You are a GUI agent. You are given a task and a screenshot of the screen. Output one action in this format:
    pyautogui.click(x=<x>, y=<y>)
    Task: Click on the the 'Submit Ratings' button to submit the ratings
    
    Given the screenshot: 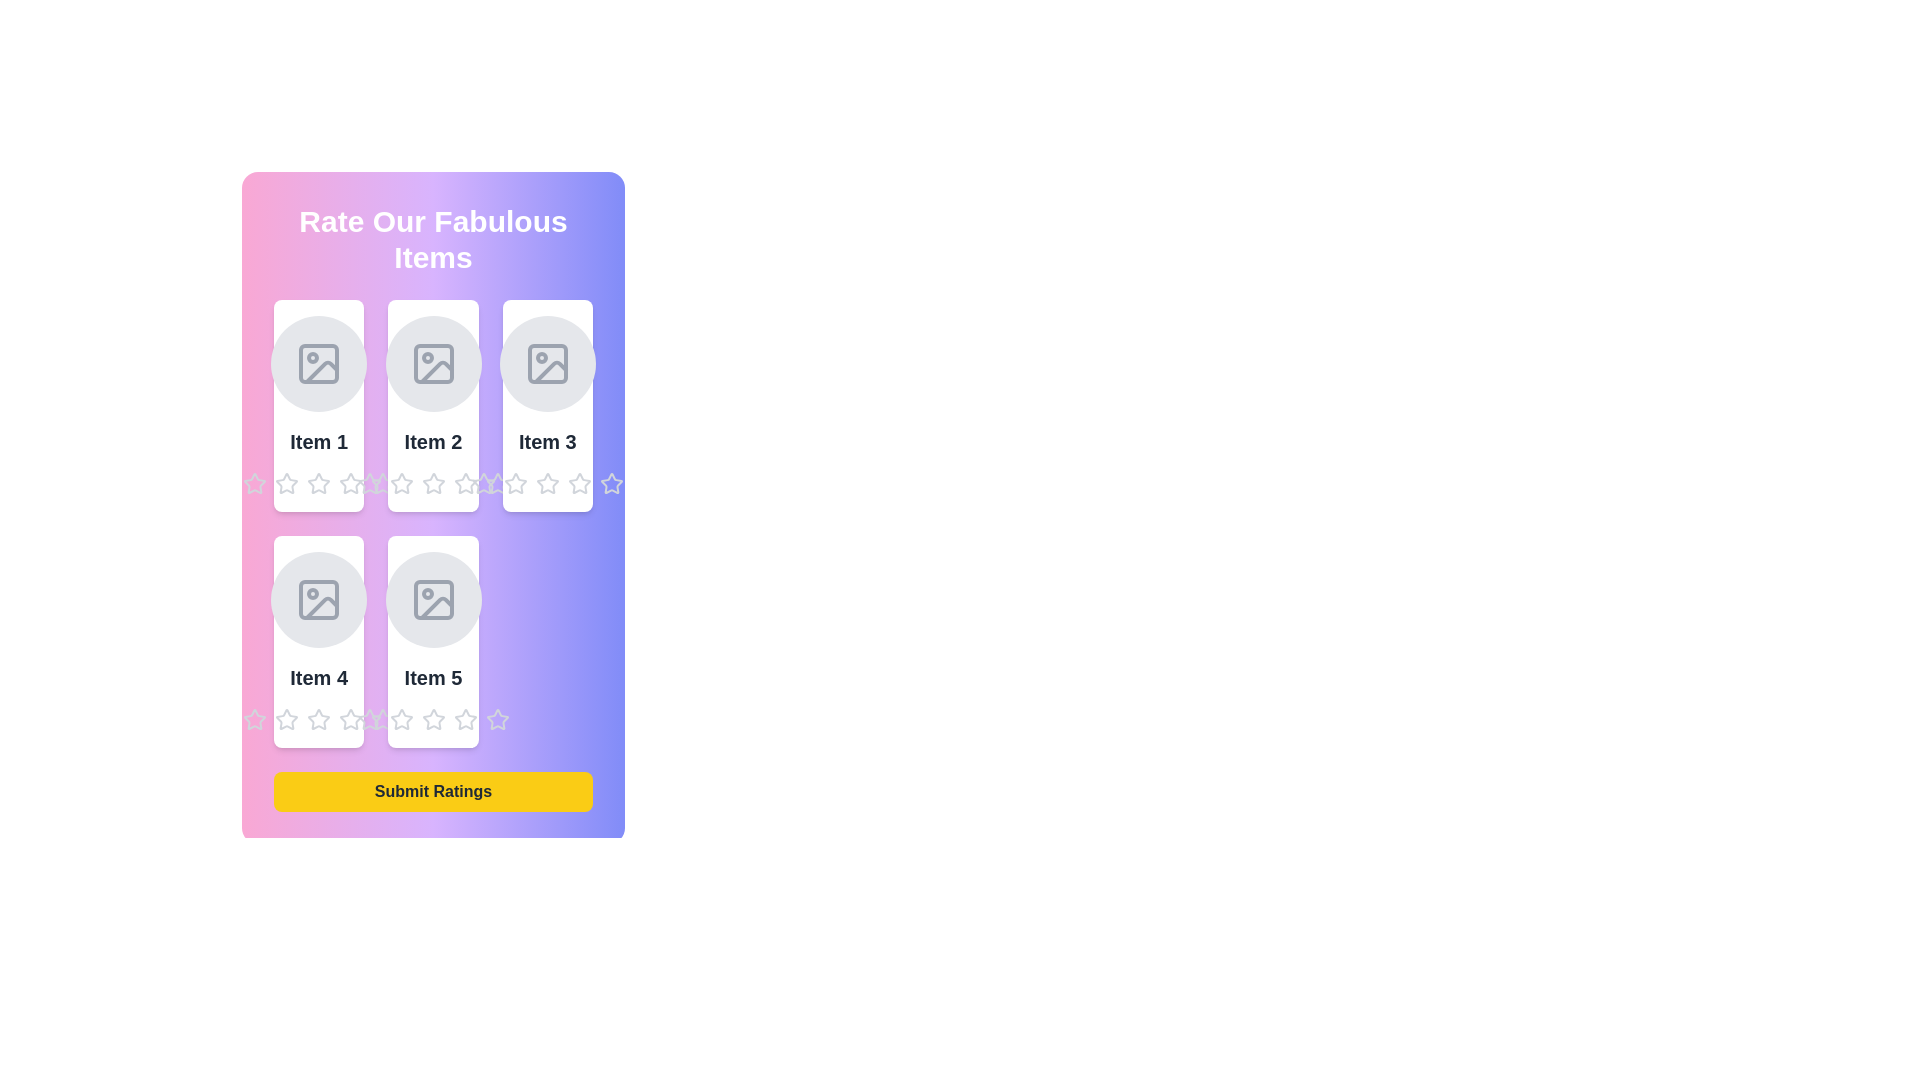 What is the action you would take?
    pyautogui.click(x=432, y=790)
    